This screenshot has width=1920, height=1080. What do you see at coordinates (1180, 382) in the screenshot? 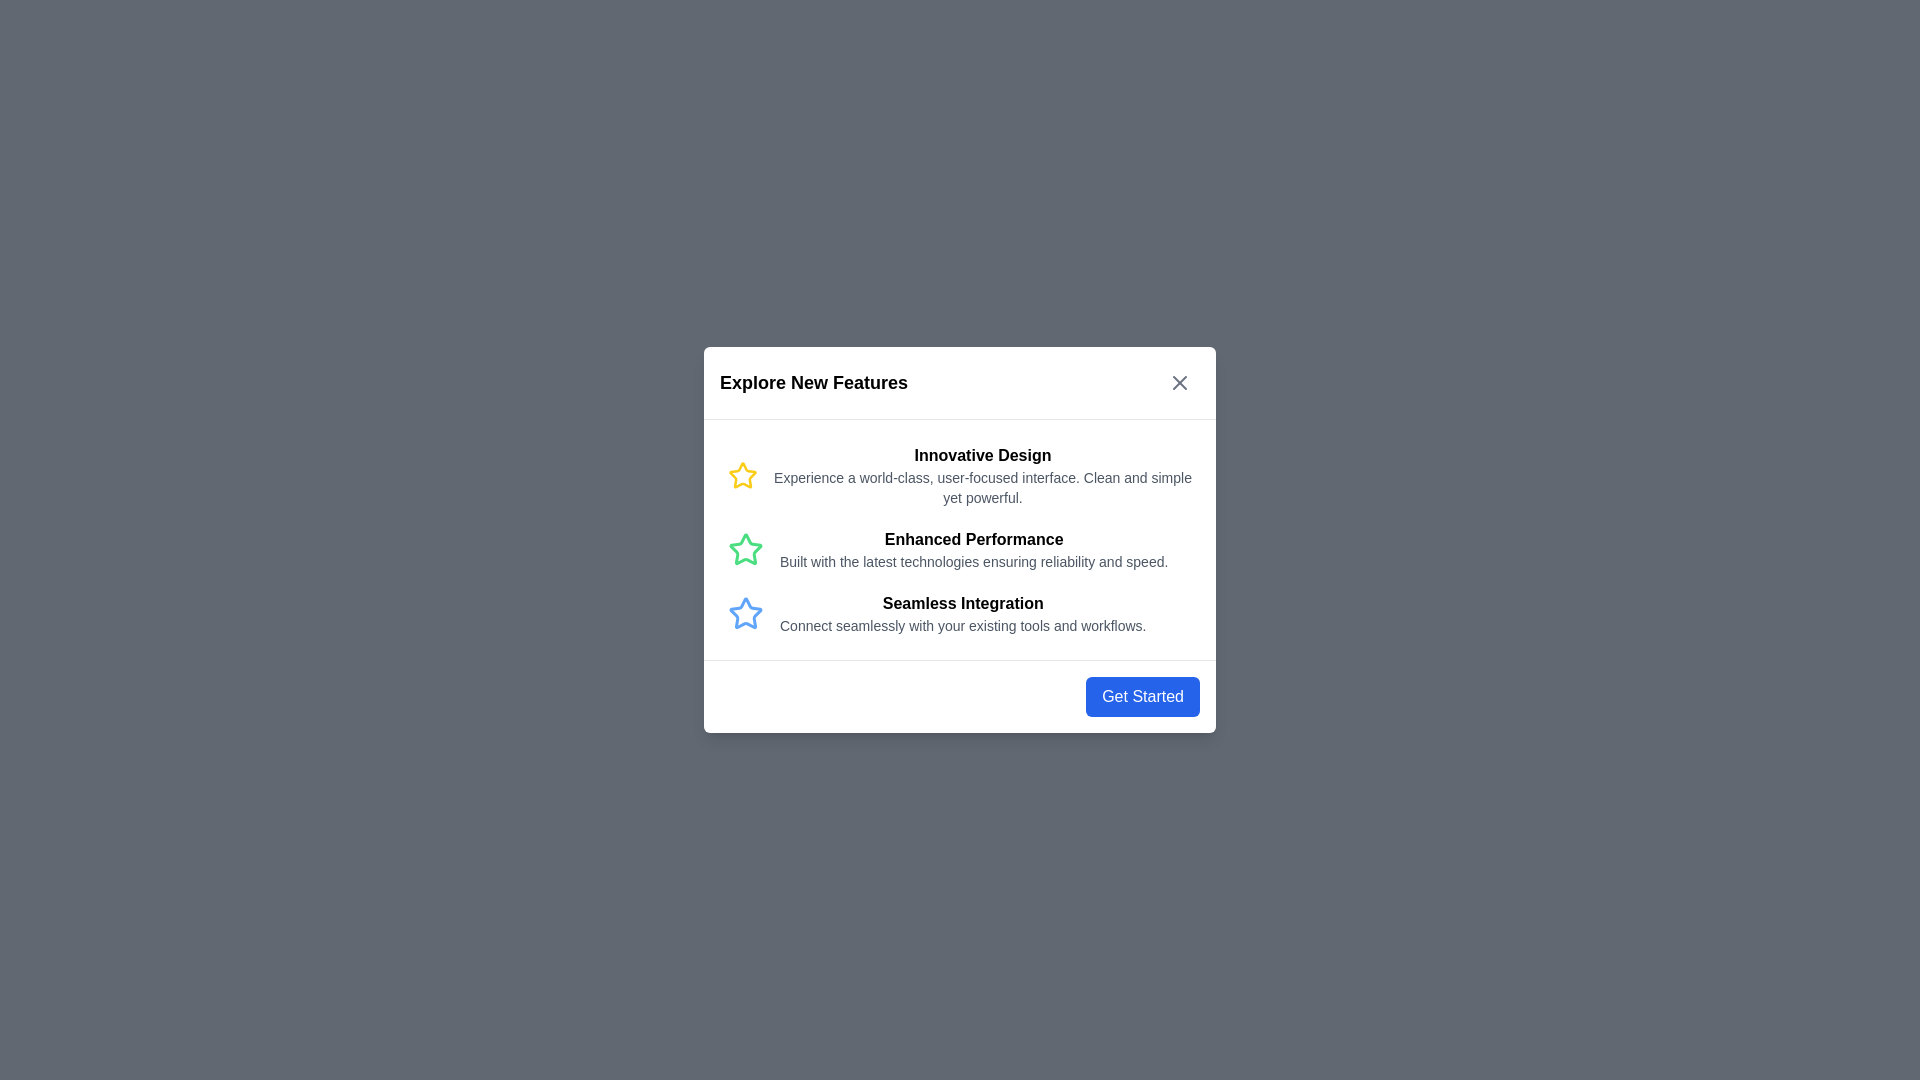
I see `the close icon button located at the top-right corner of the dialog box` at bounding box center [1180, 382].